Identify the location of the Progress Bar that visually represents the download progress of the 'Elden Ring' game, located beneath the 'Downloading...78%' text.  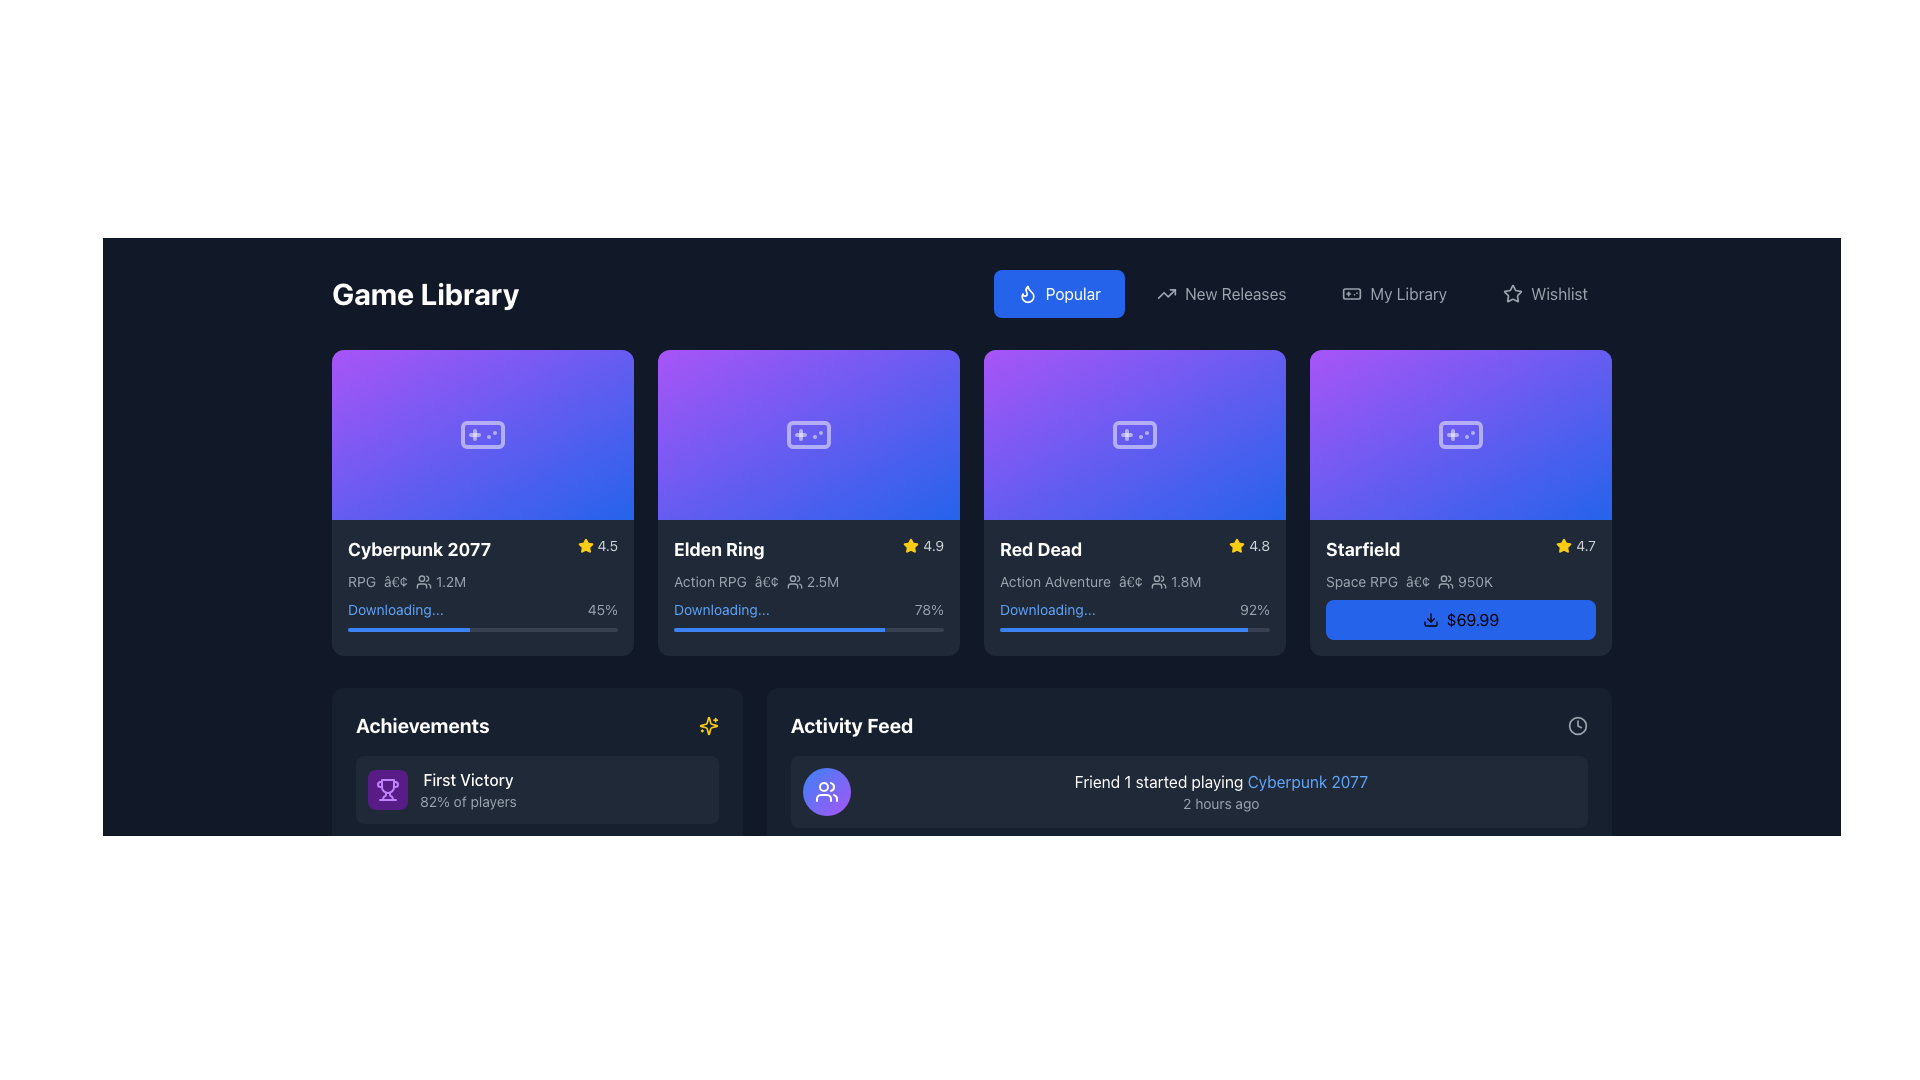
(809, 627).